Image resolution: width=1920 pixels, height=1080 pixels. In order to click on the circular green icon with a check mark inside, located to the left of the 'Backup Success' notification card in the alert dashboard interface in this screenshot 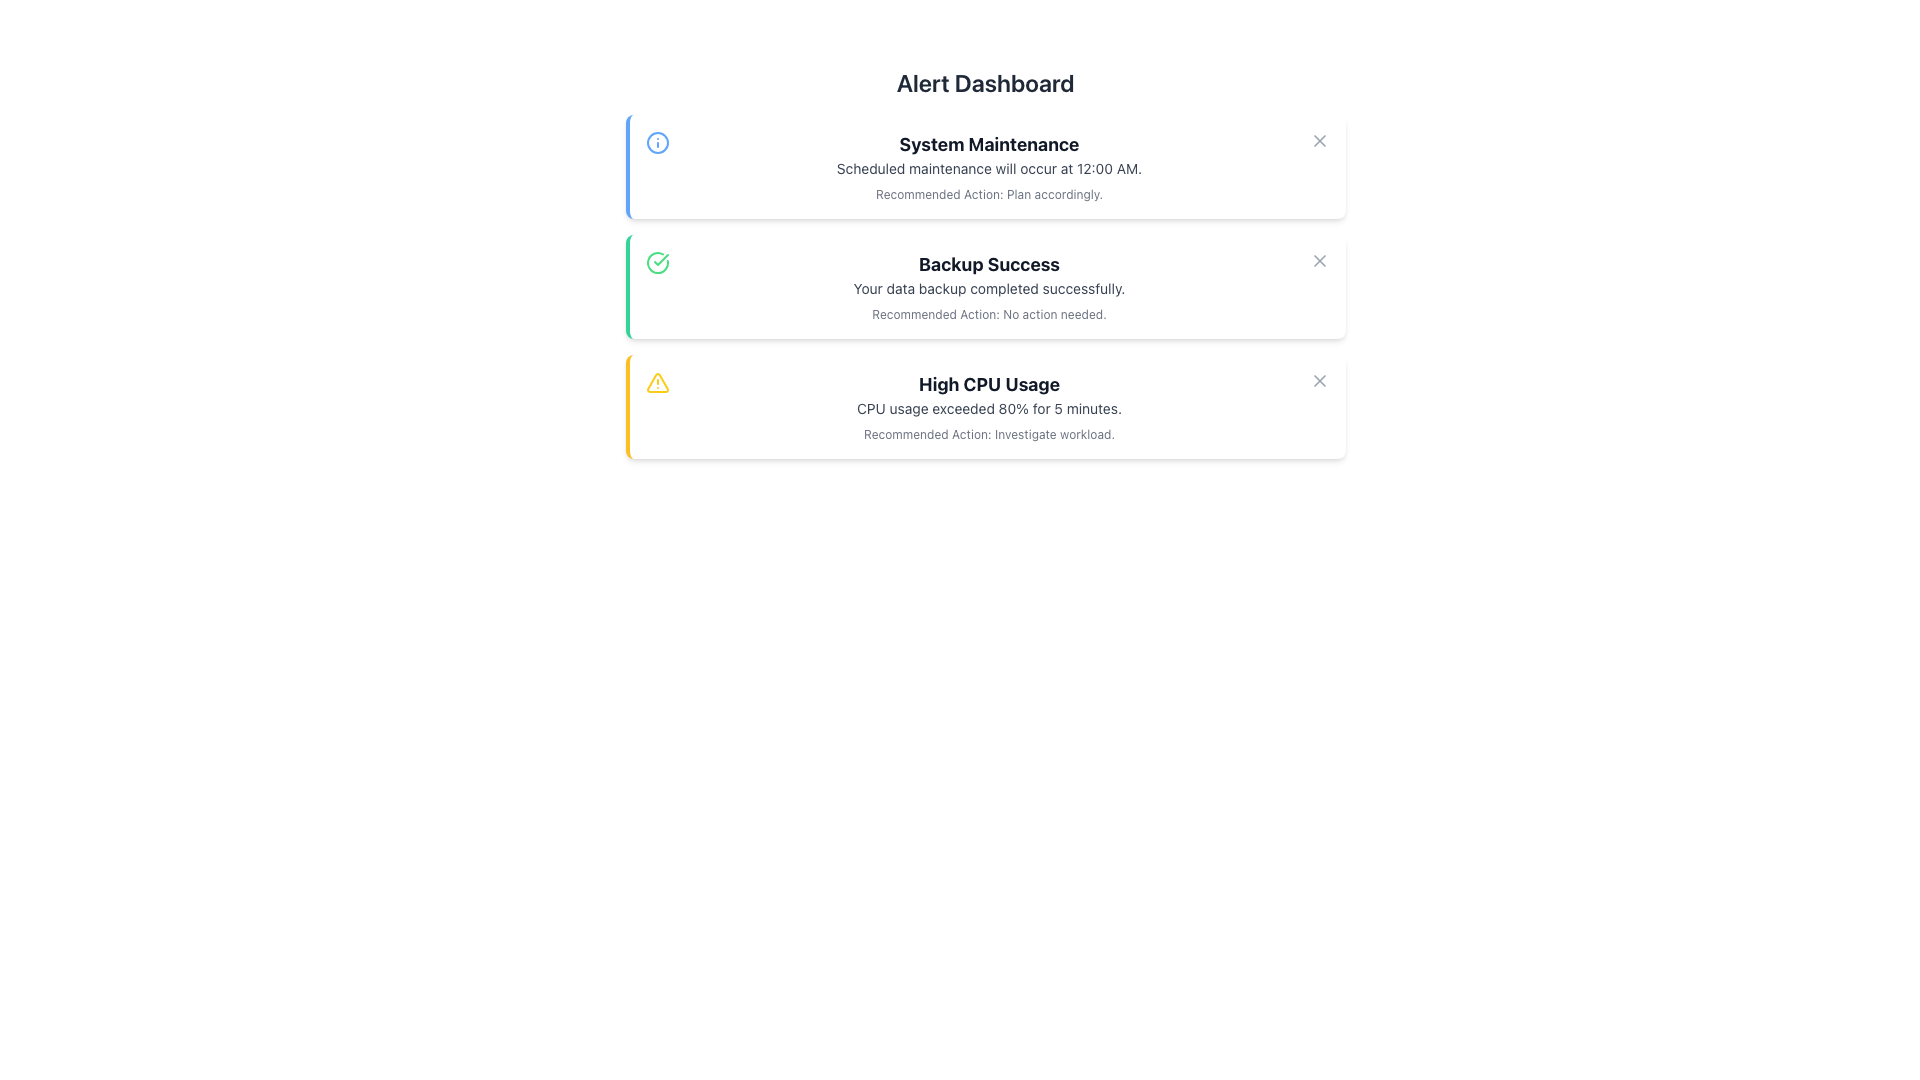, I will do `click(657, 261)`.